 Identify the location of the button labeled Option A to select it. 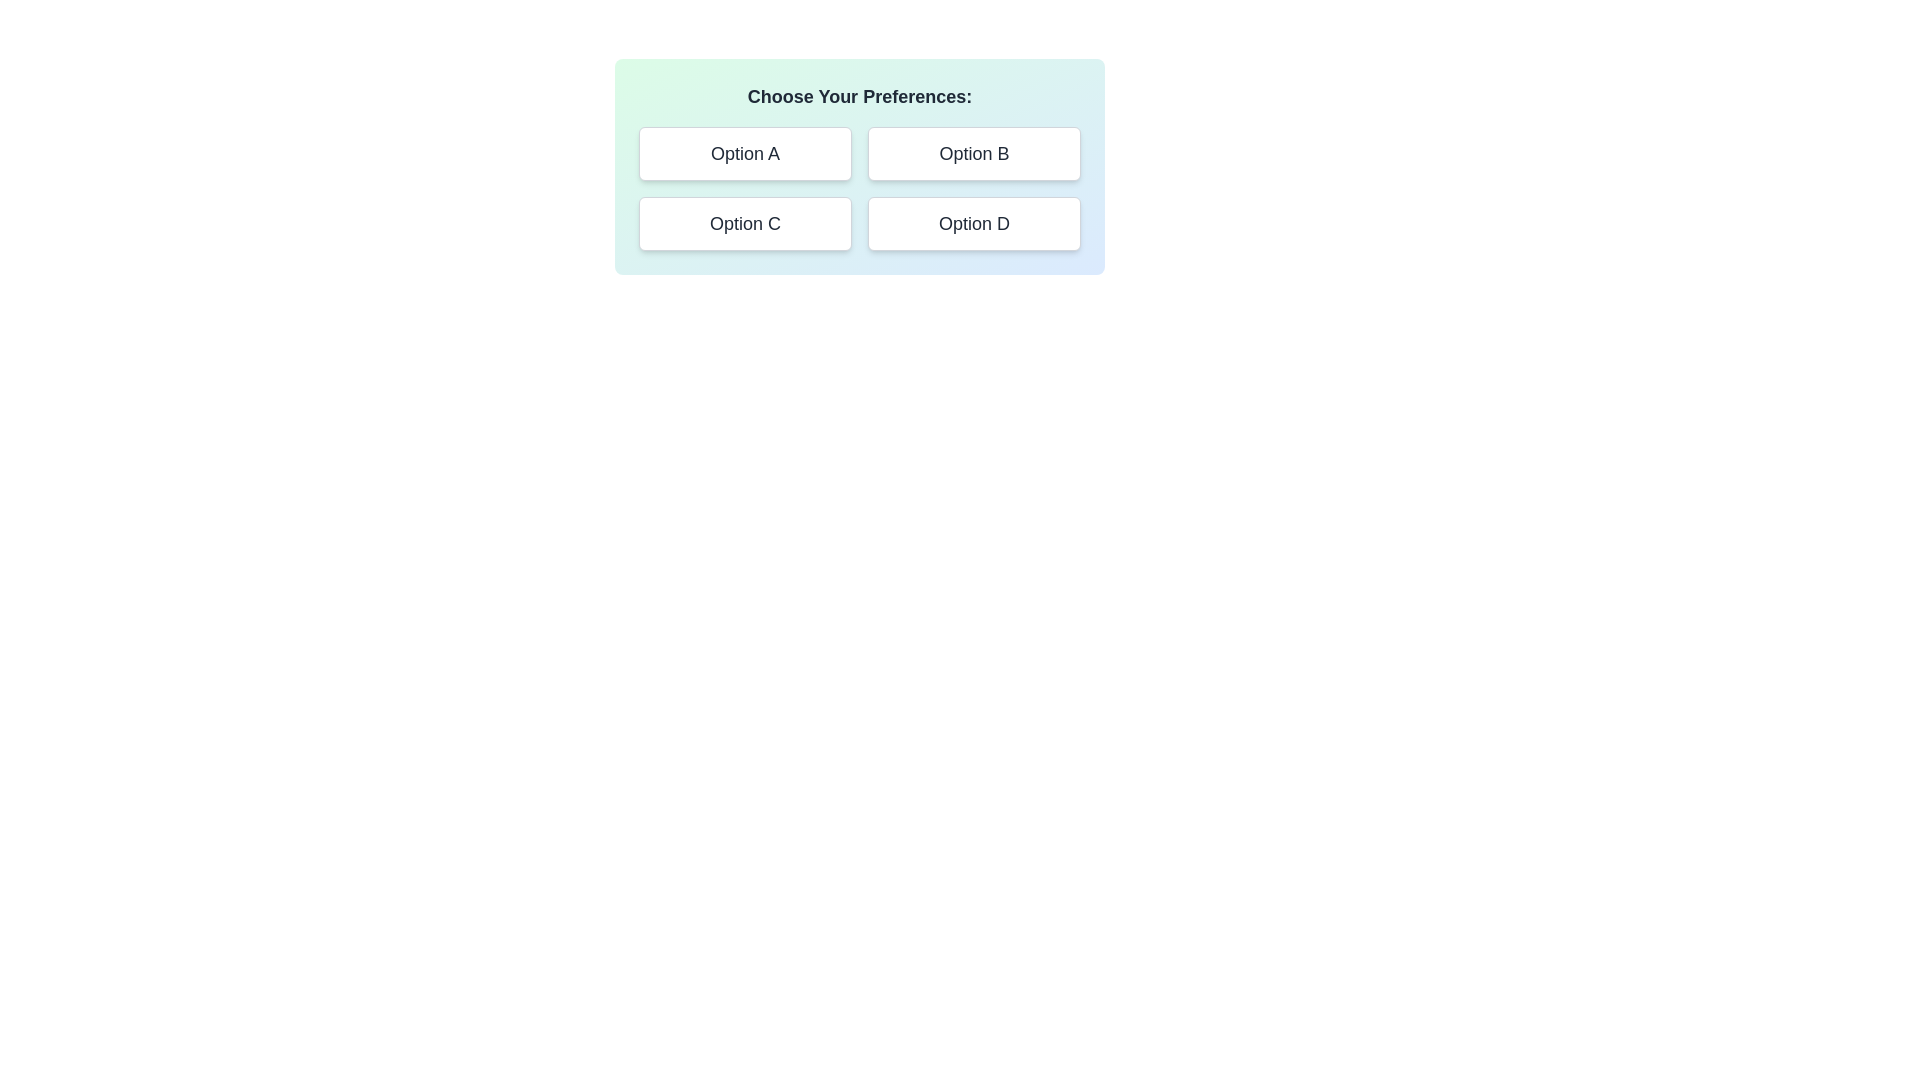
(744, 153).